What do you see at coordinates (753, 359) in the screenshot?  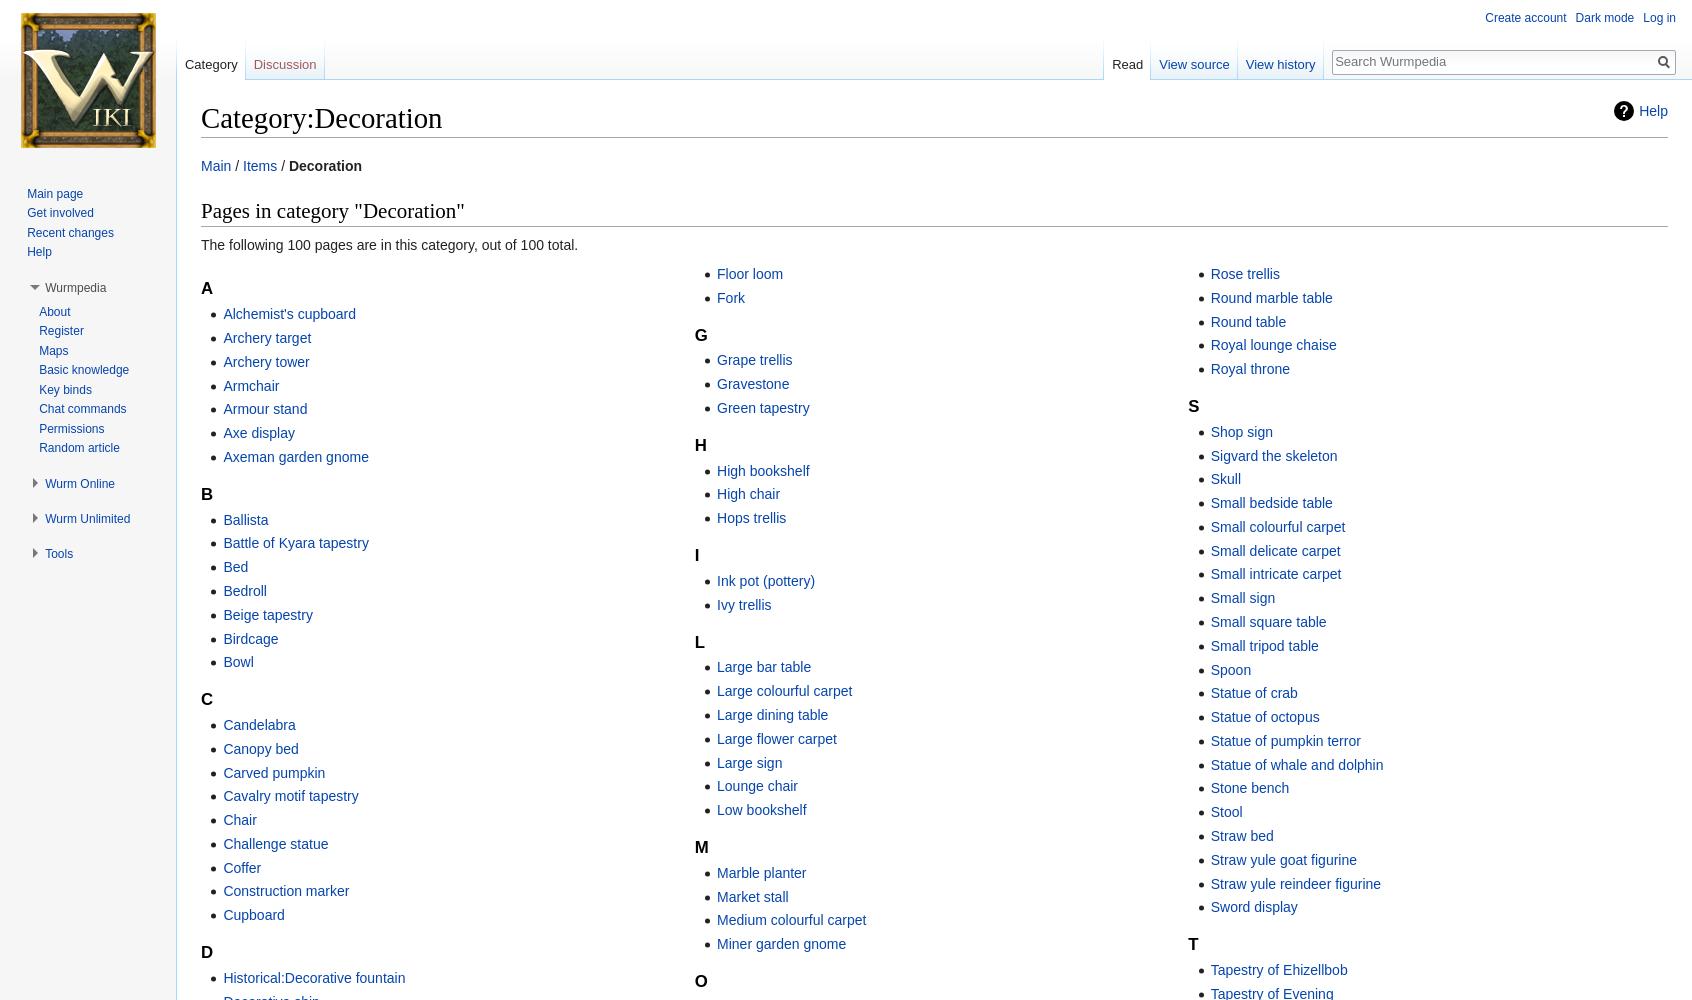 I see `'Grape trellis'` at bounding box center [753, 359].